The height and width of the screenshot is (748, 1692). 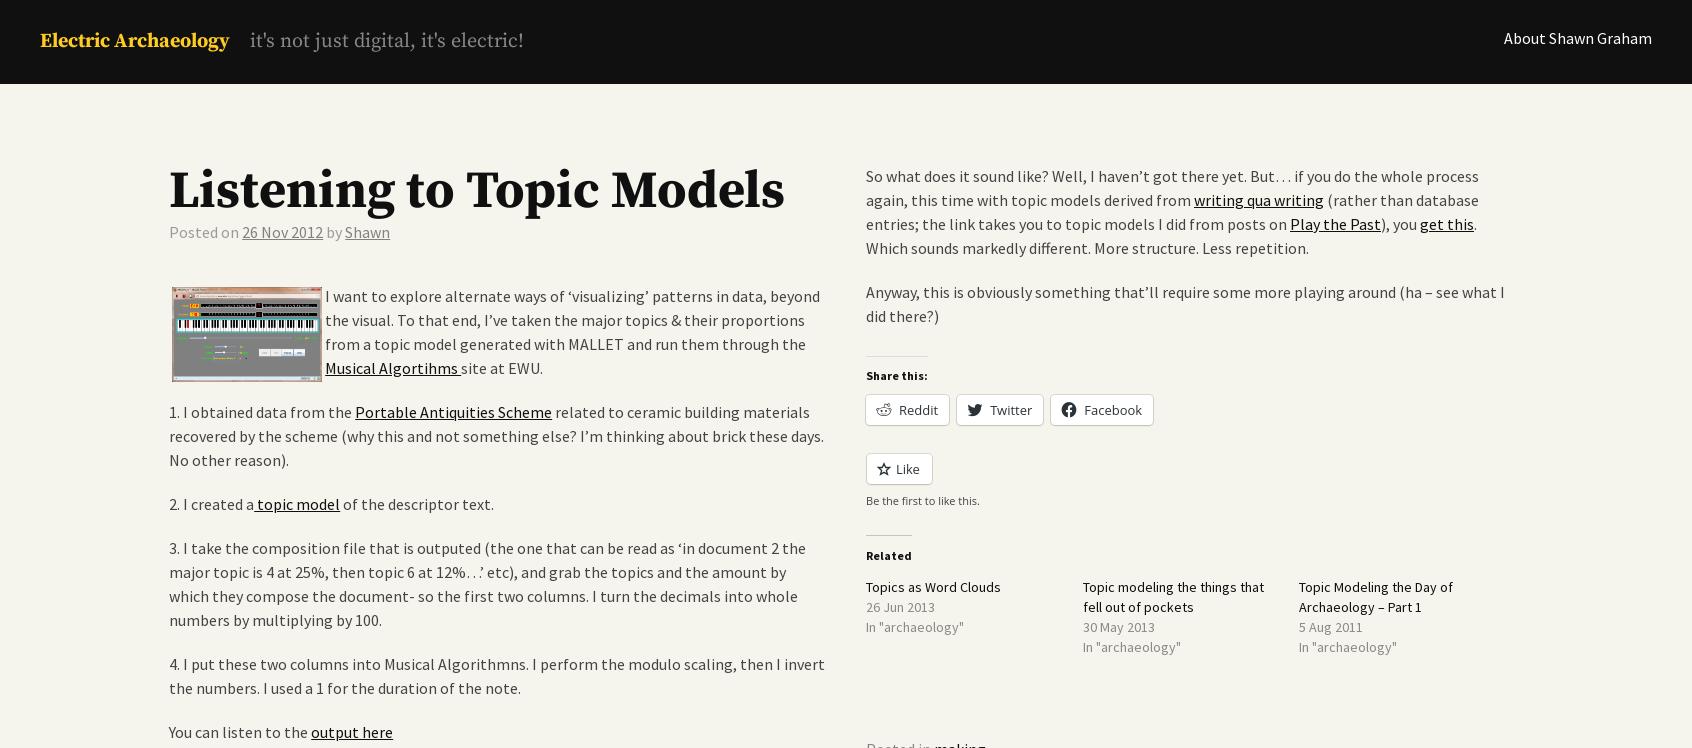 What do you see at coordinates (338, 504) in the screenshot?
I see `'of the descriptor text.'` at bounding box center [338, 504].